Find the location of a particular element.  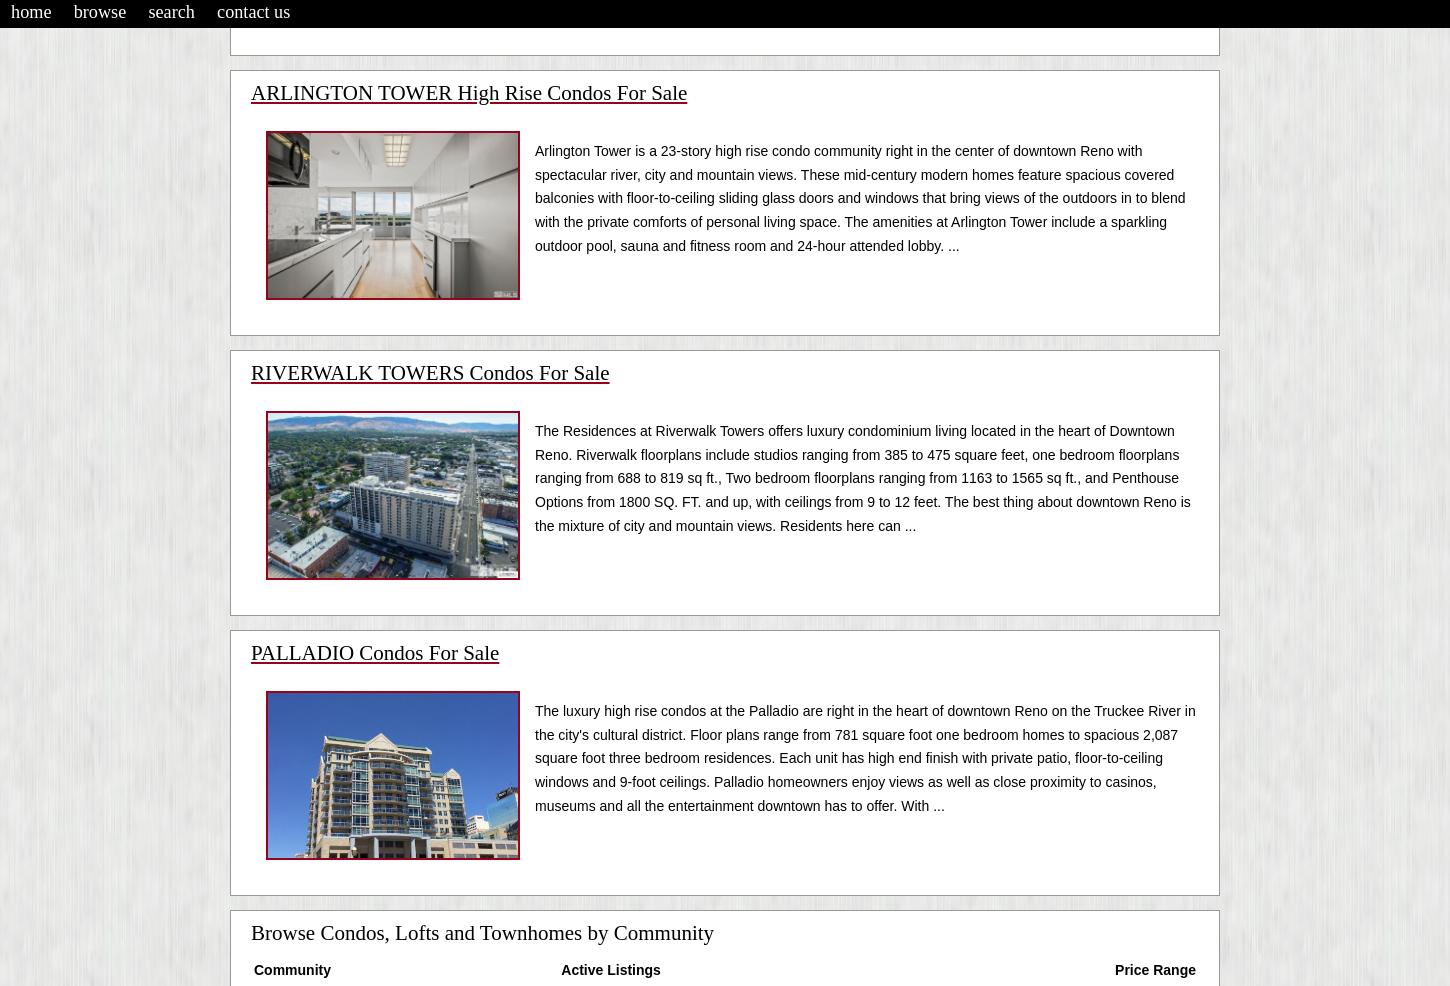

'Community' is located at coordinates (292, 969).